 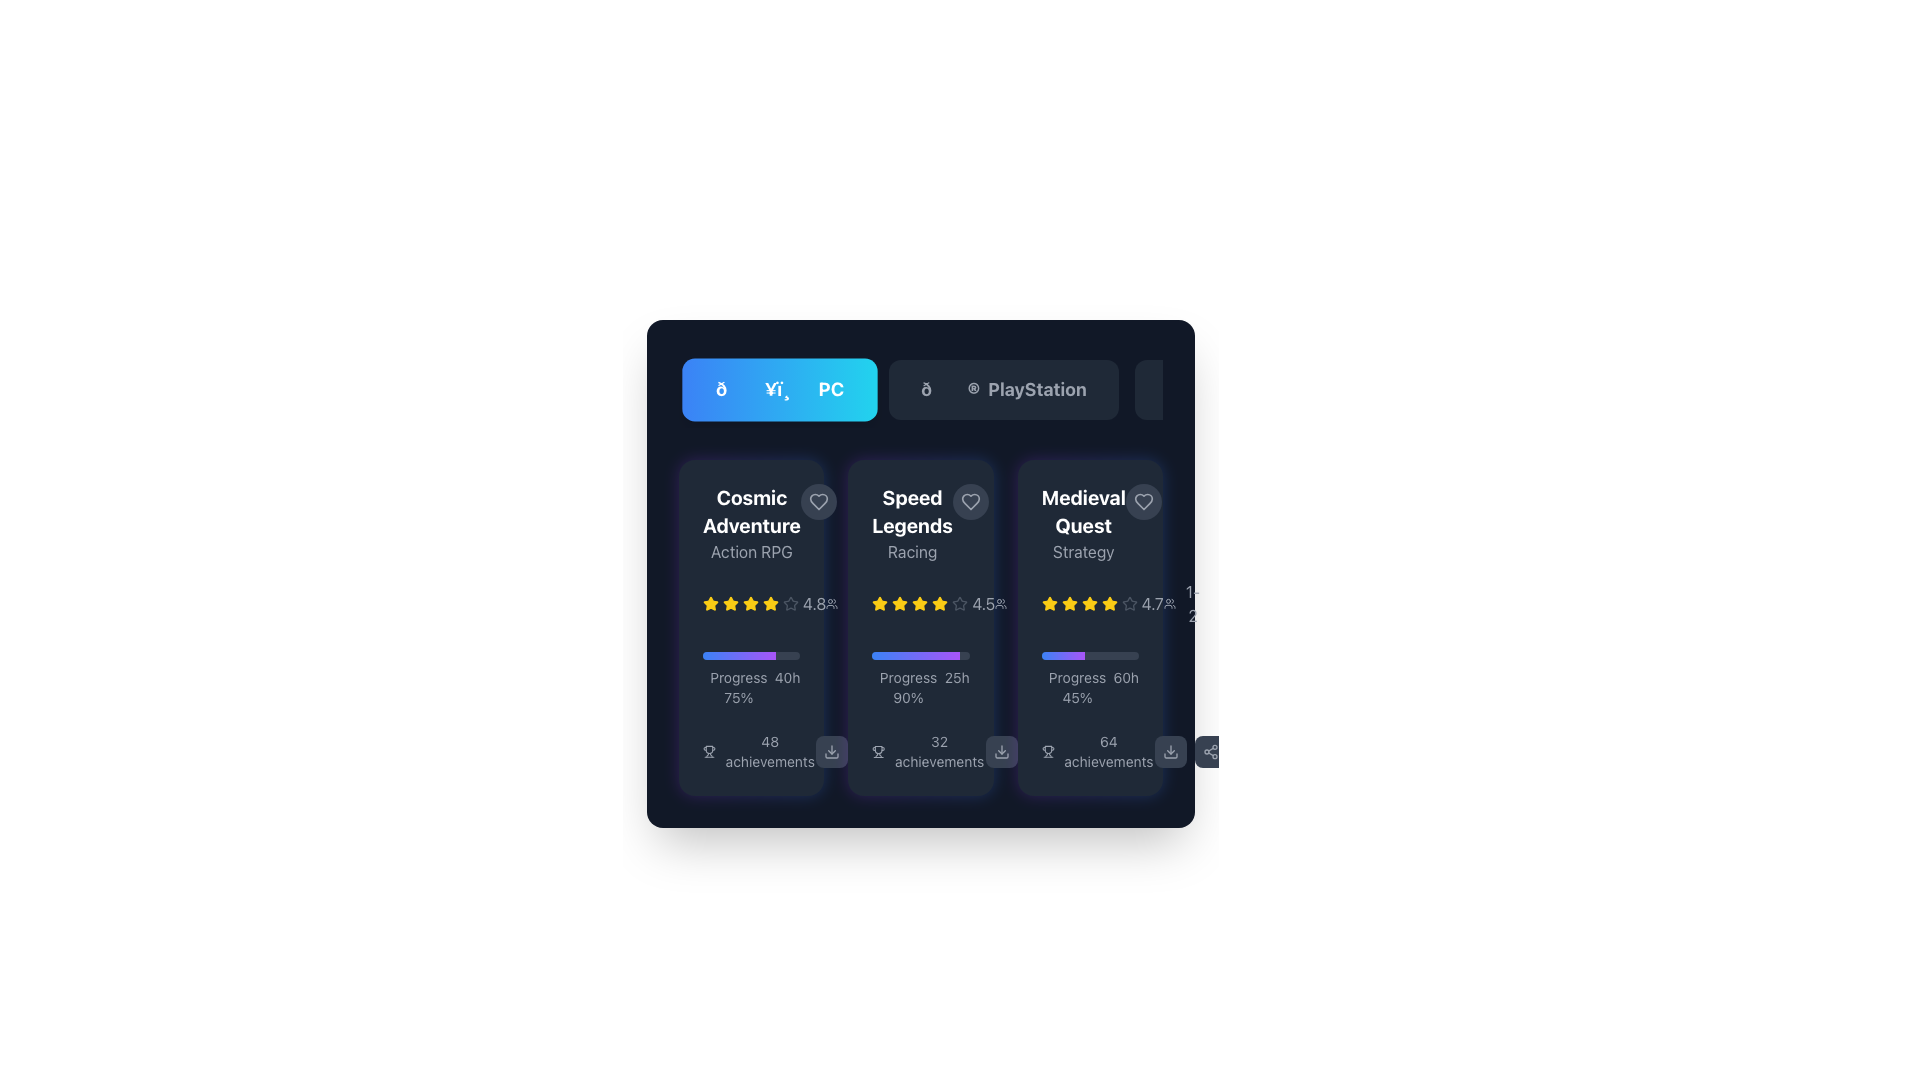 What do you see at coordinates (1068, 603) in the screenshot?
I see `the yellow-colored filled star icon representing ratings, which is the second star from the left in the star rating group within the third card from the left` at bounding box center [1068, 603].